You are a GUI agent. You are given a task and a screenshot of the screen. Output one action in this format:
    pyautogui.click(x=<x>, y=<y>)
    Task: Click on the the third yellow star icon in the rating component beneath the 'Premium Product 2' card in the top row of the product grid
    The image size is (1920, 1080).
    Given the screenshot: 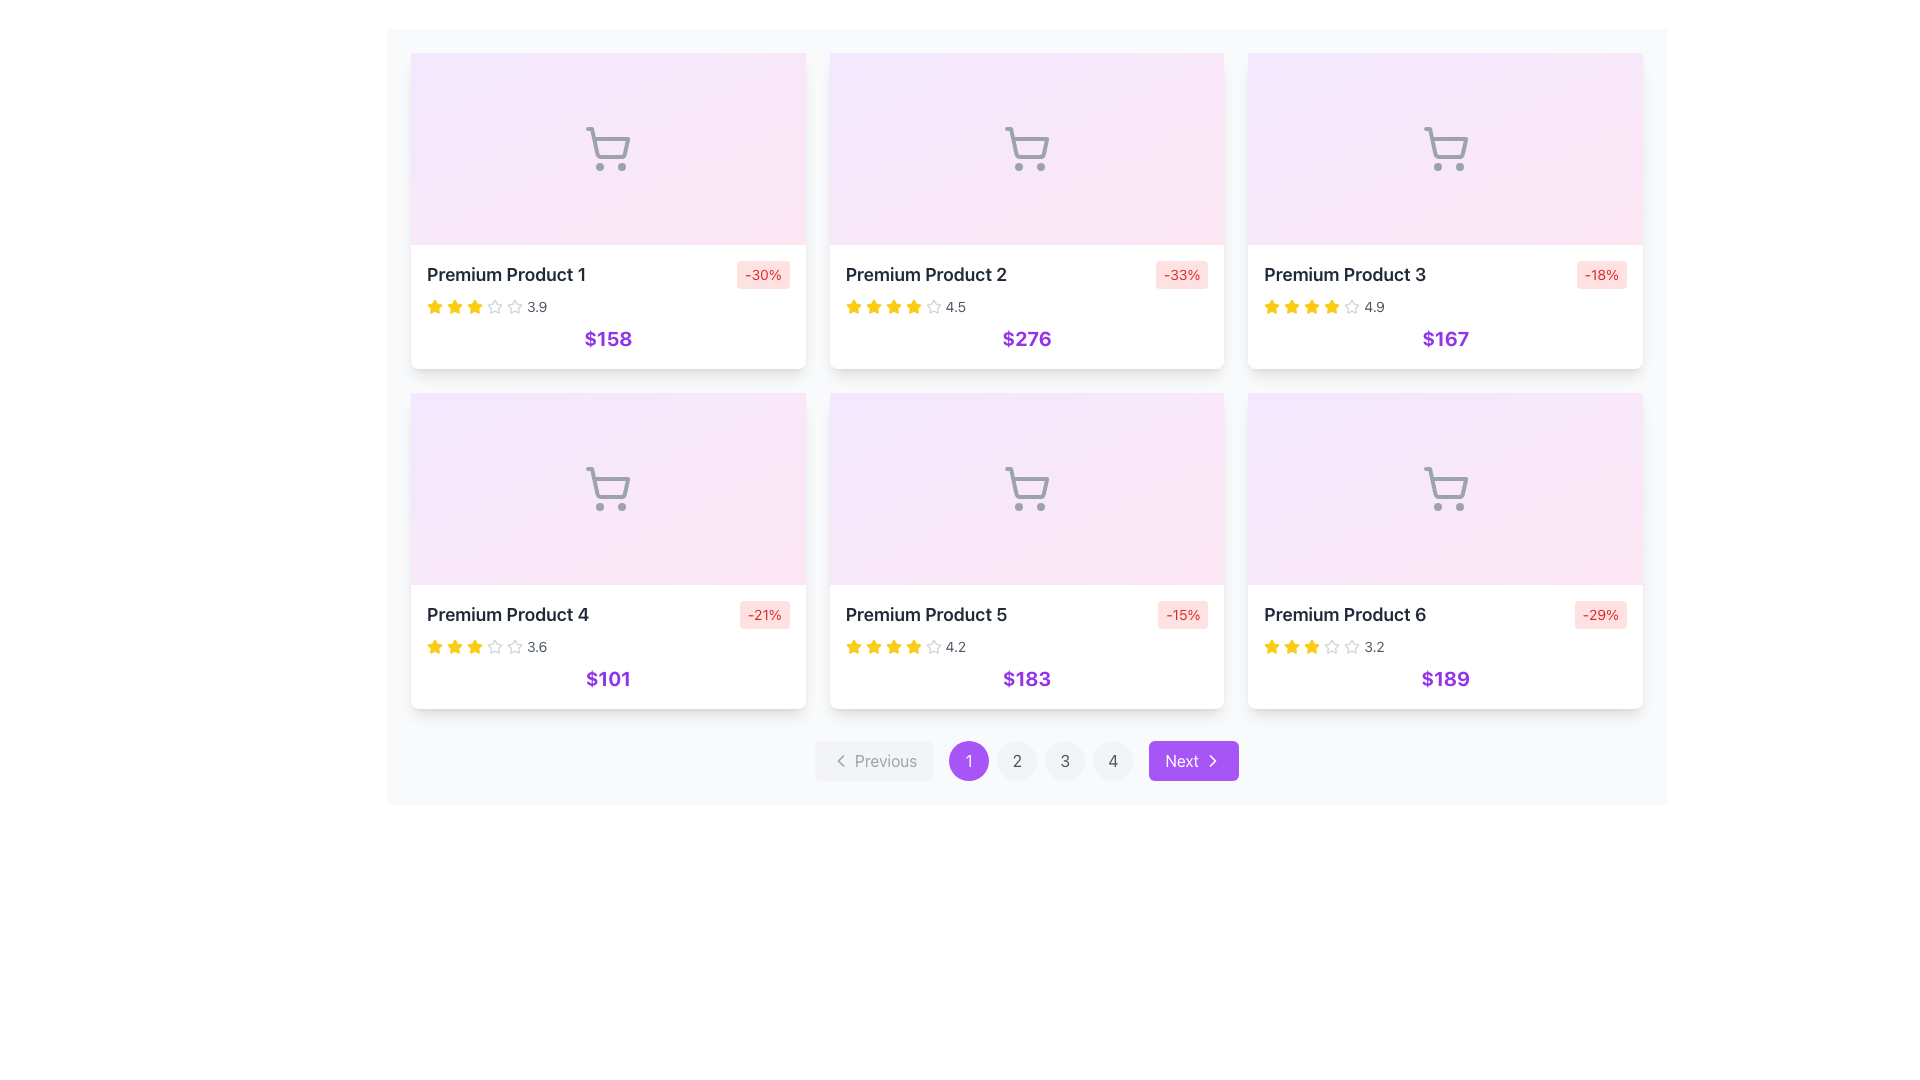 What is the action you would take?
    pyautogui.click(x=873, y=307)
    